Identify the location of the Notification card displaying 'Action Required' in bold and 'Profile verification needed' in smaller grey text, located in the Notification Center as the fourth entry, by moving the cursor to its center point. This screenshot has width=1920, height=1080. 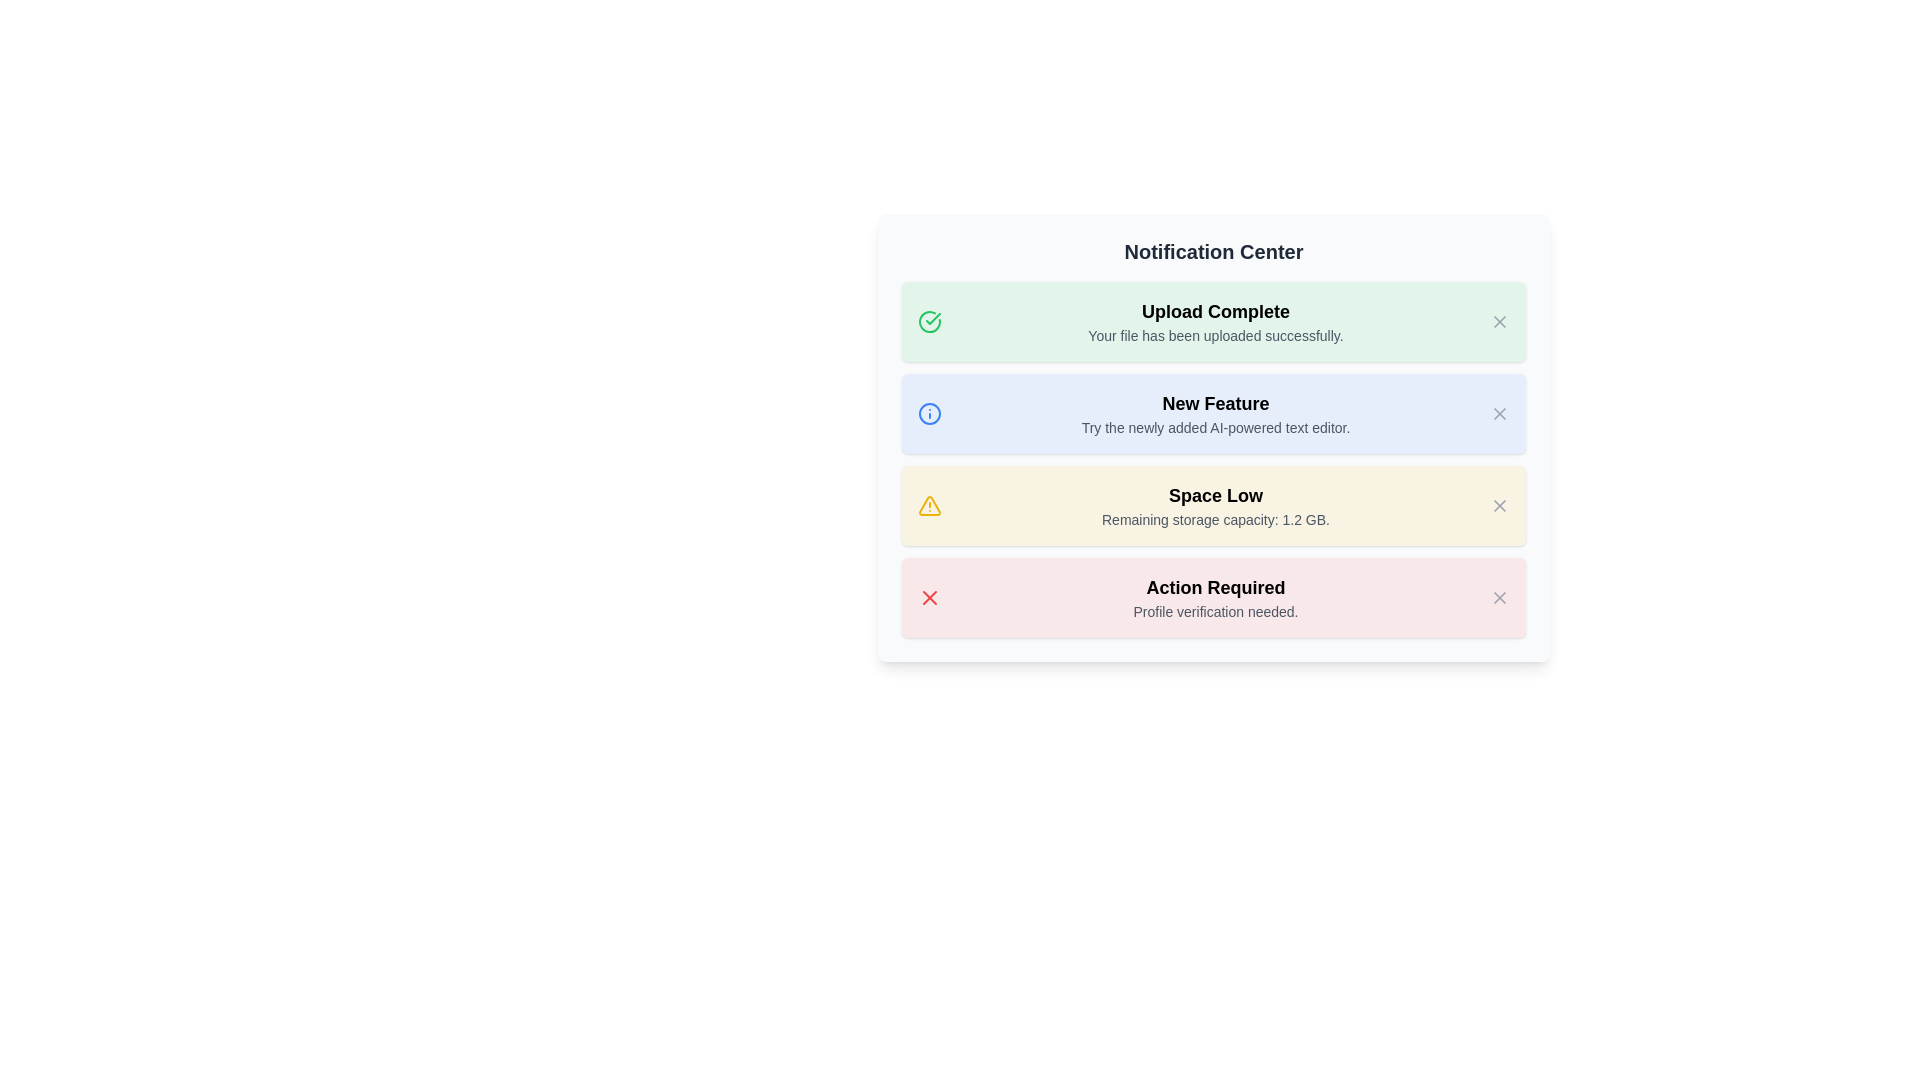
(1214, 596).